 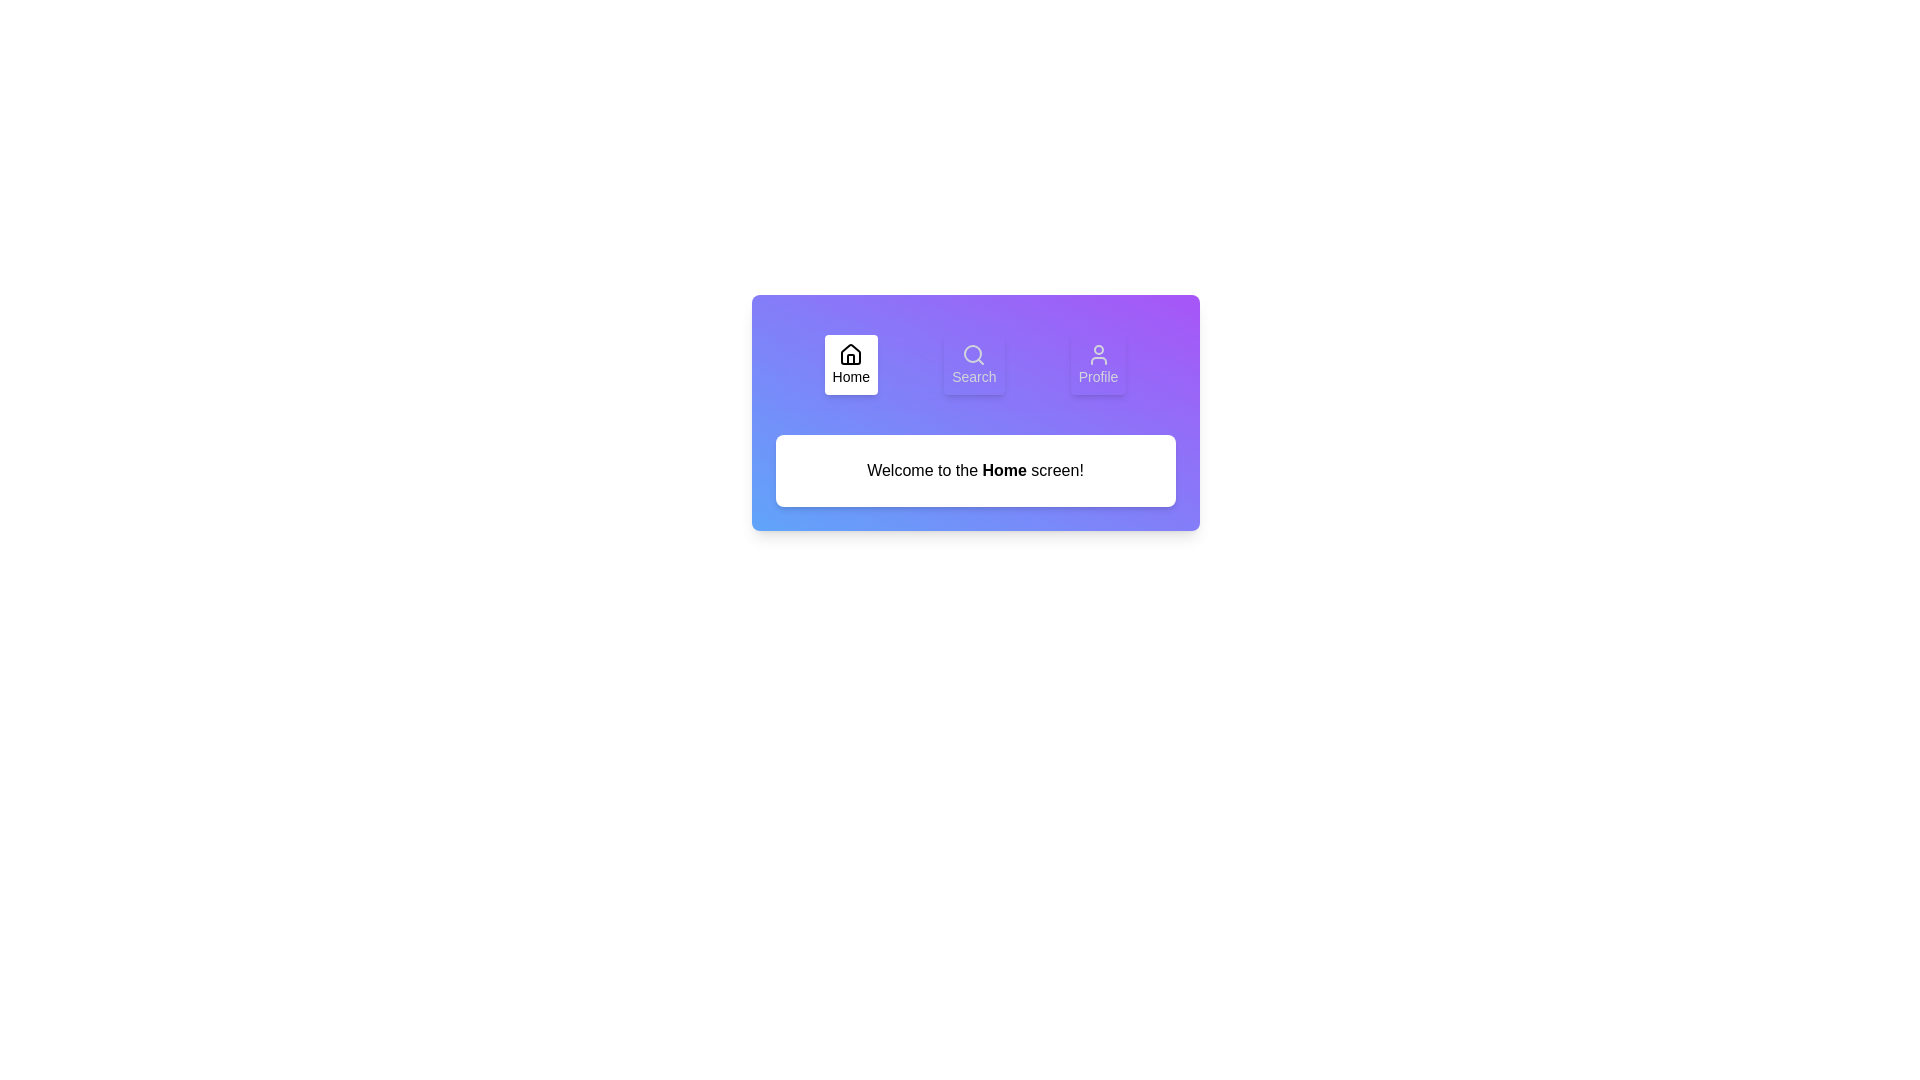 What do you see at coordinates (851, 358) in the screenshot?
I see `the small house-shaped icon within the 'Home' button located on the left side of the horizontal navigation menu` at bounding box center [851, 358].